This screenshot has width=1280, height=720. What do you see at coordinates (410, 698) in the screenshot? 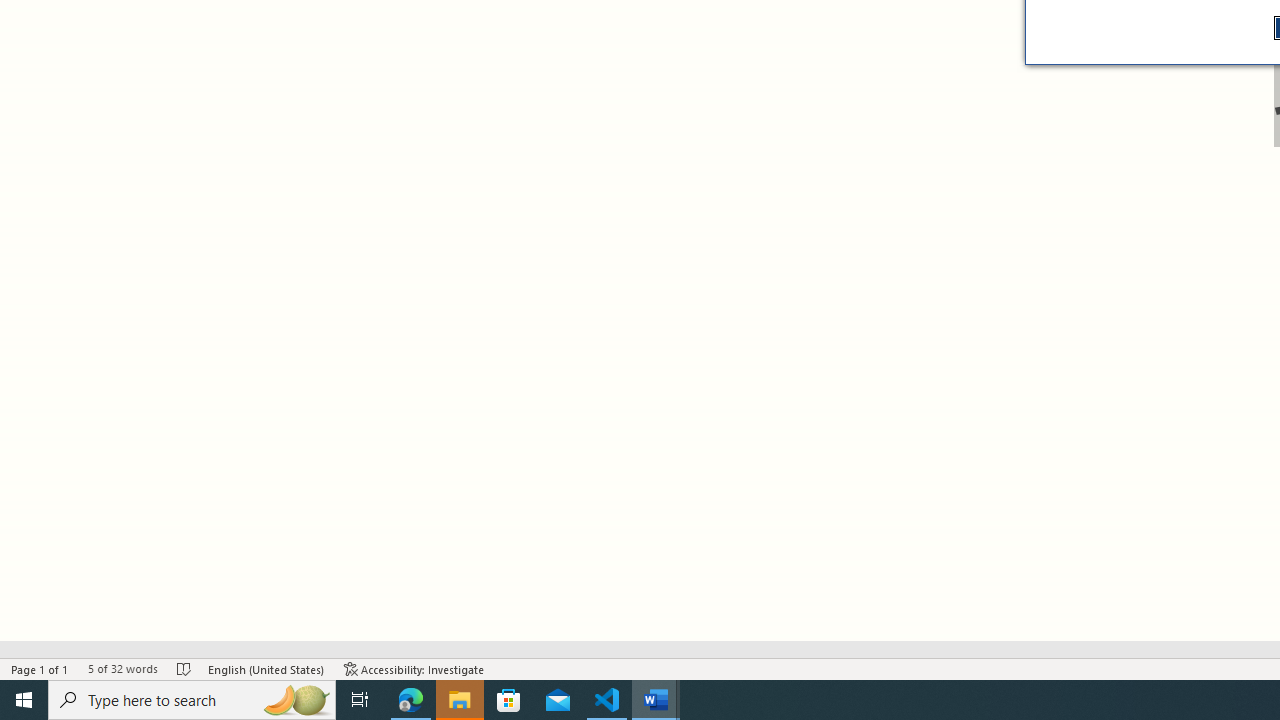
I see `'Microsoft Edge - 1 running window'` at bounding box center [410, 698].